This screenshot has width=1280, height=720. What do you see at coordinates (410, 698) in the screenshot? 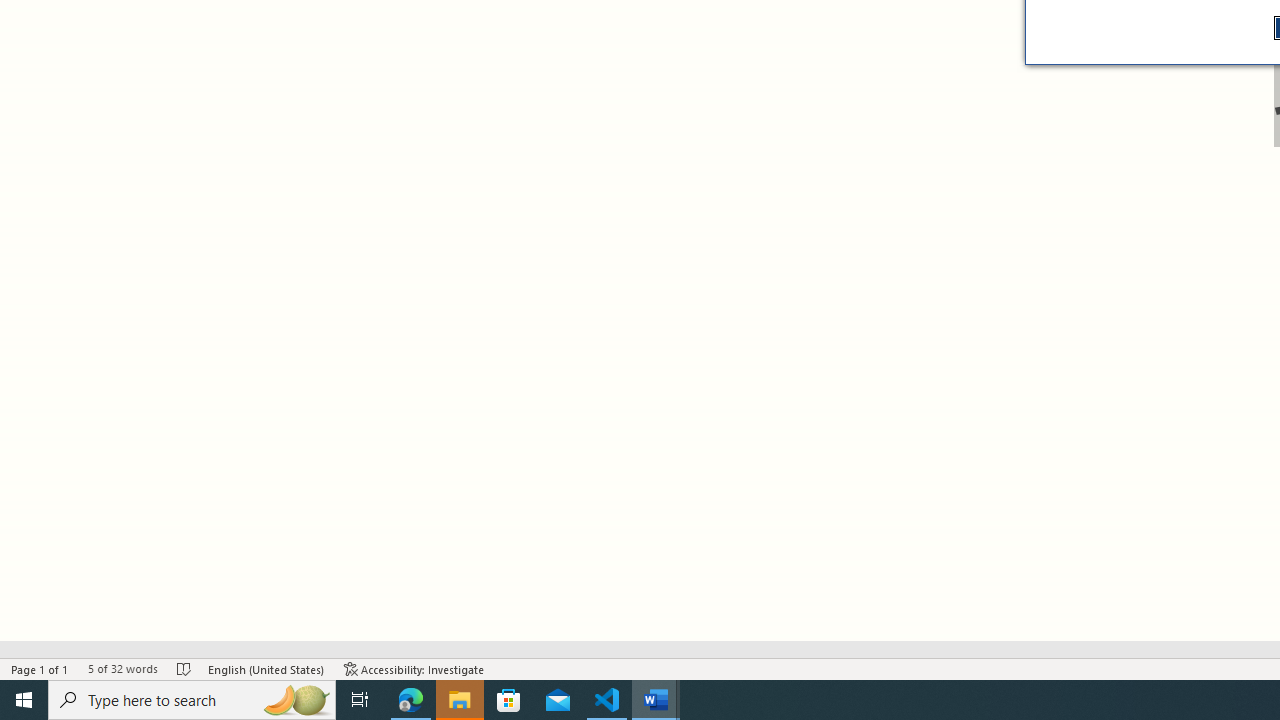
I see `'Microsoft Edge - 1 running window'` at bounding box center [410, 698].